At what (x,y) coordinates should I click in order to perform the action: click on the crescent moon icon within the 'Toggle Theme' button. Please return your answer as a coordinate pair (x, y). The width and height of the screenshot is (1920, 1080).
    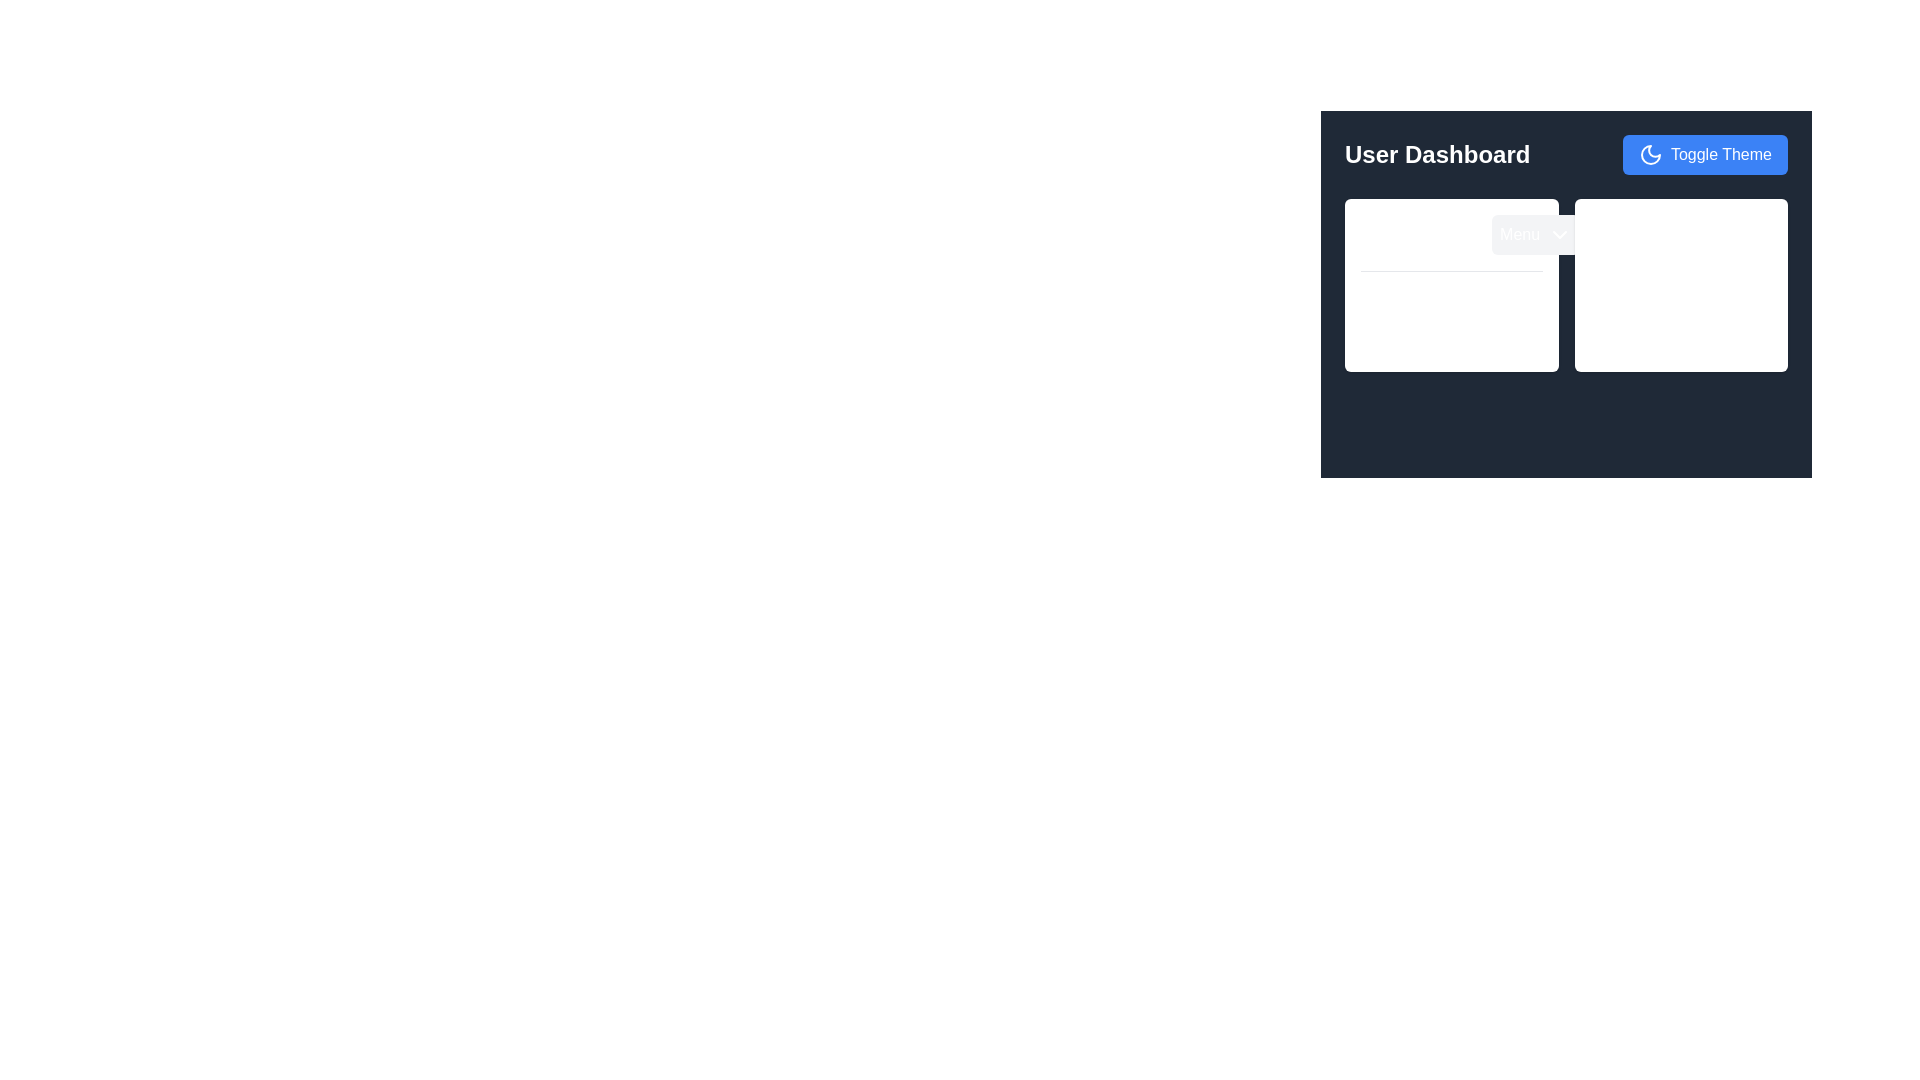
    Looking at the image, I should click on (1650, 153).